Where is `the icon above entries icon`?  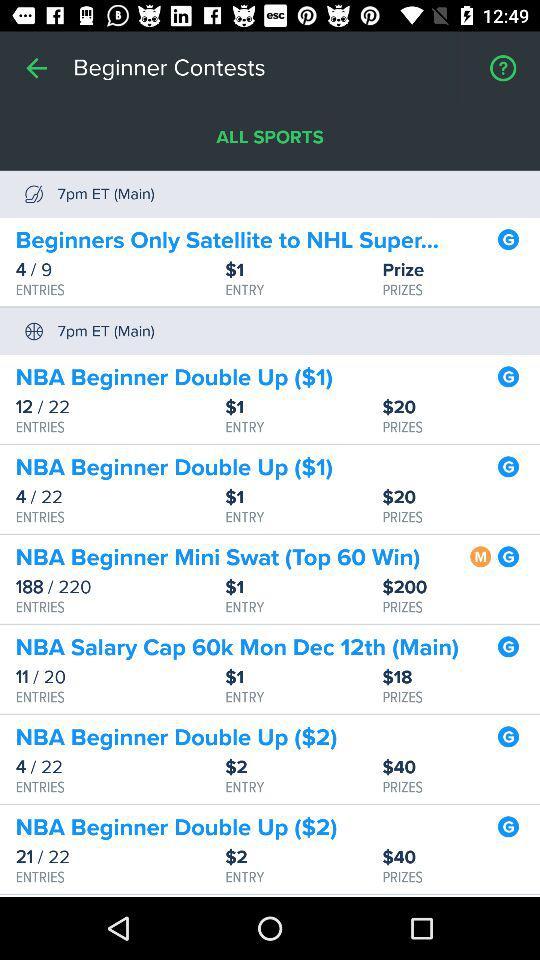
the icon above entries icon is located at coordinates (120, 677).